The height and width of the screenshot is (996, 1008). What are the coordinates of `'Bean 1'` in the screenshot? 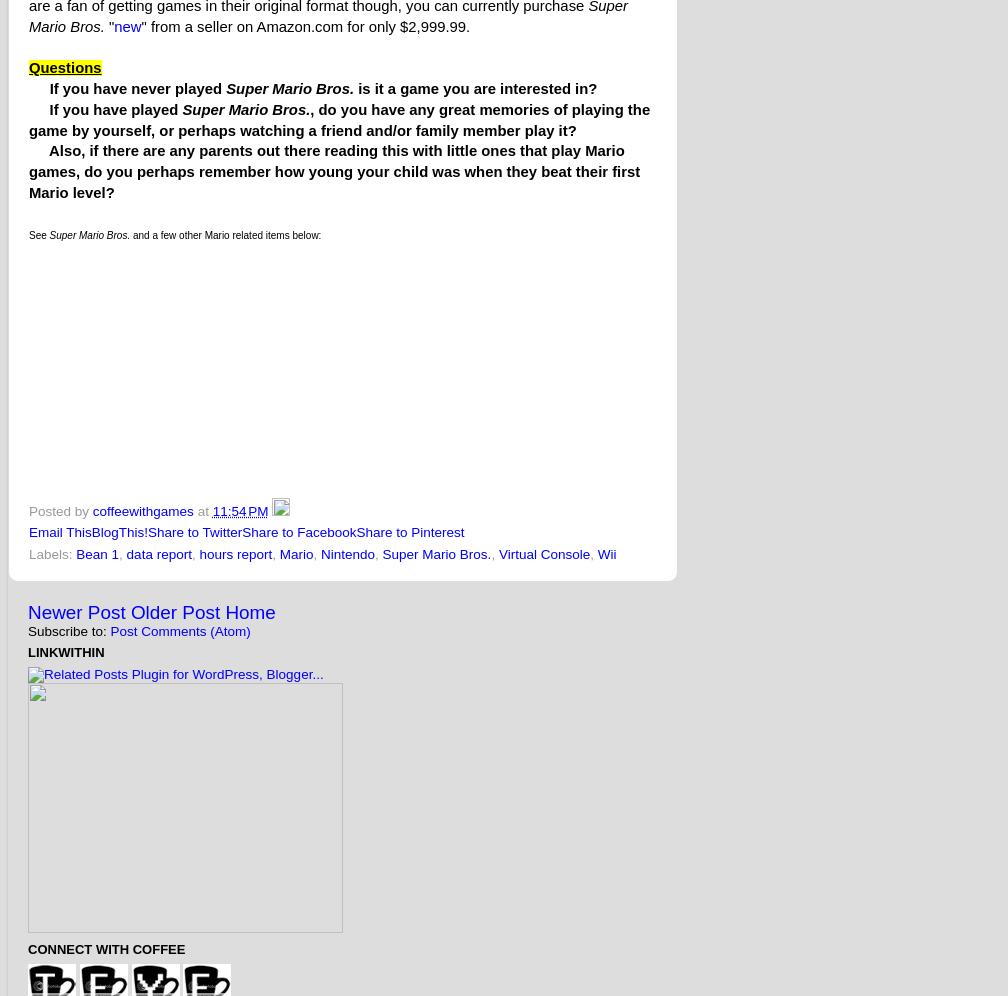 It's located at (97, 552).